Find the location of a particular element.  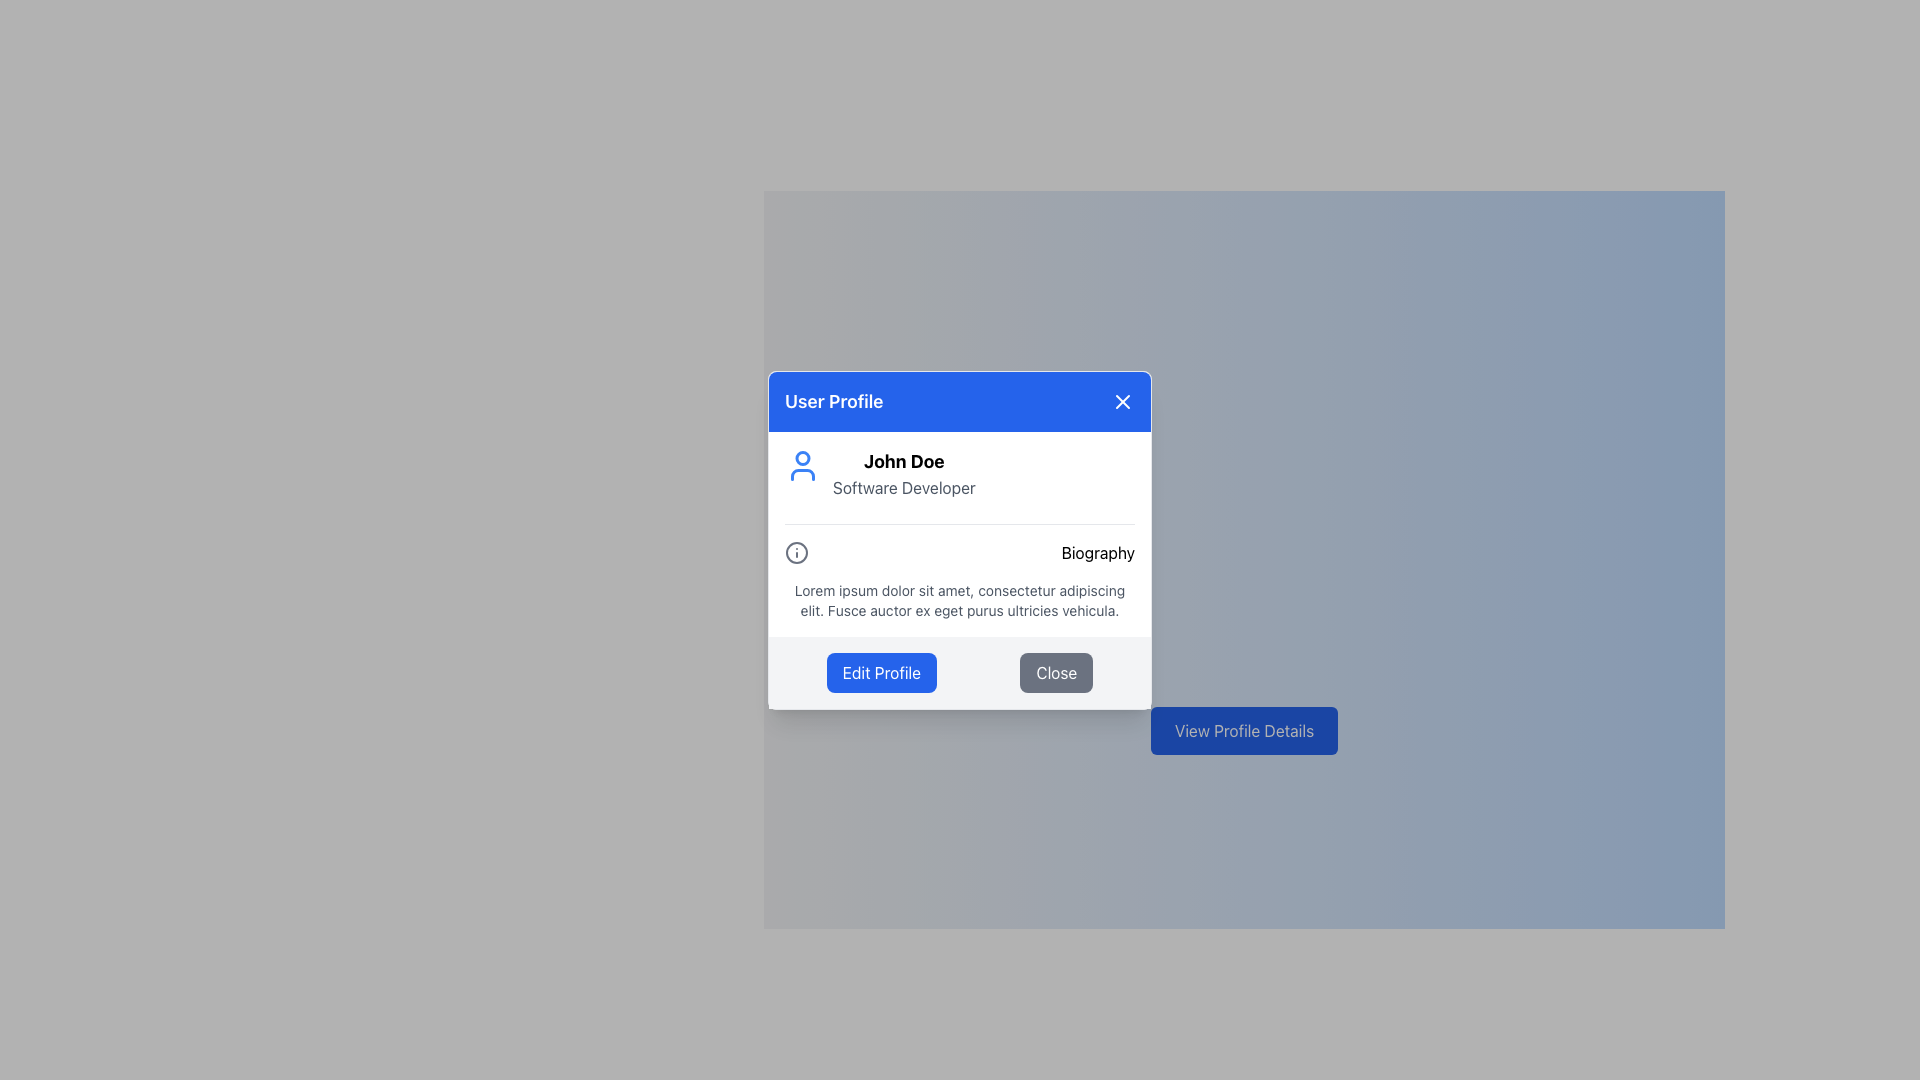

the Text Label that serves as the title of the modal or dialog box related to the user profile, positioned near the top-left corner of the header area is located at coordinates (834, 401).